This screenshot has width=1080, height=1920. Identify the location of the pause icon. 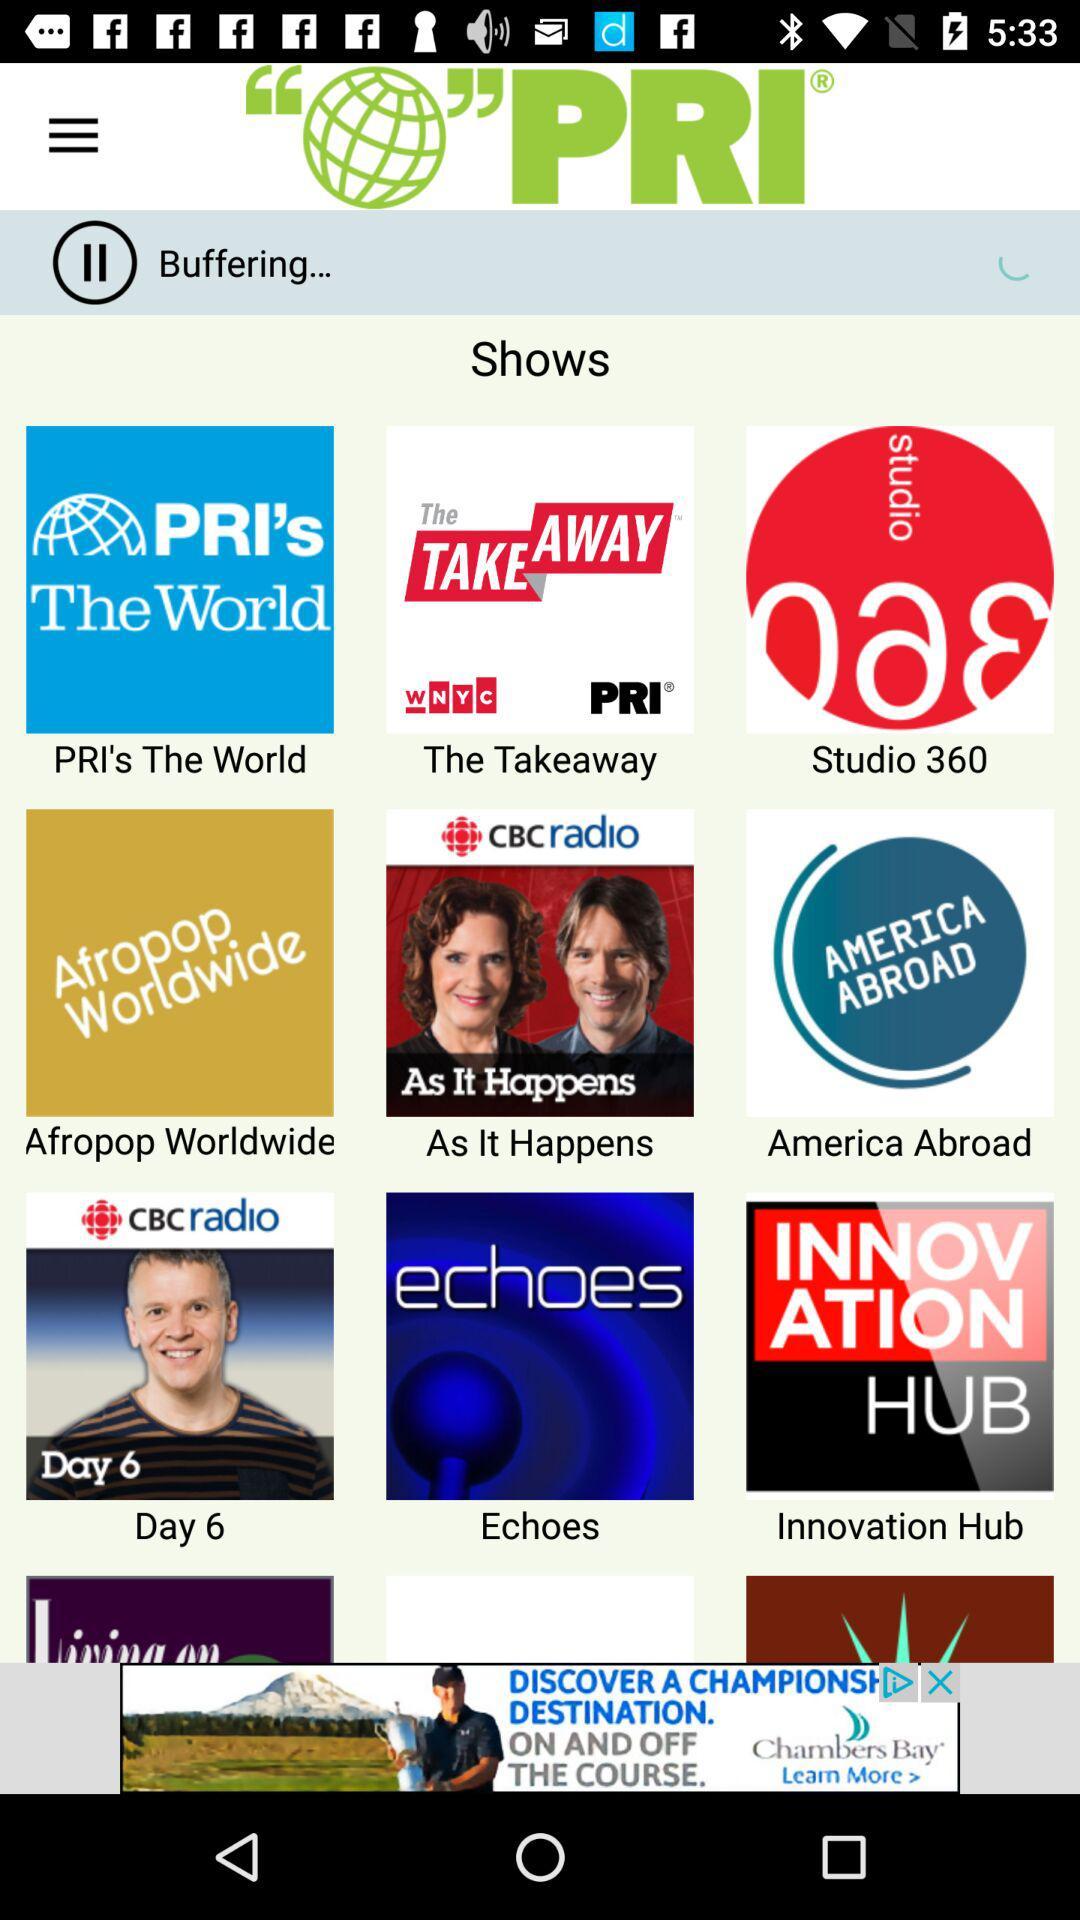
(94, 261).